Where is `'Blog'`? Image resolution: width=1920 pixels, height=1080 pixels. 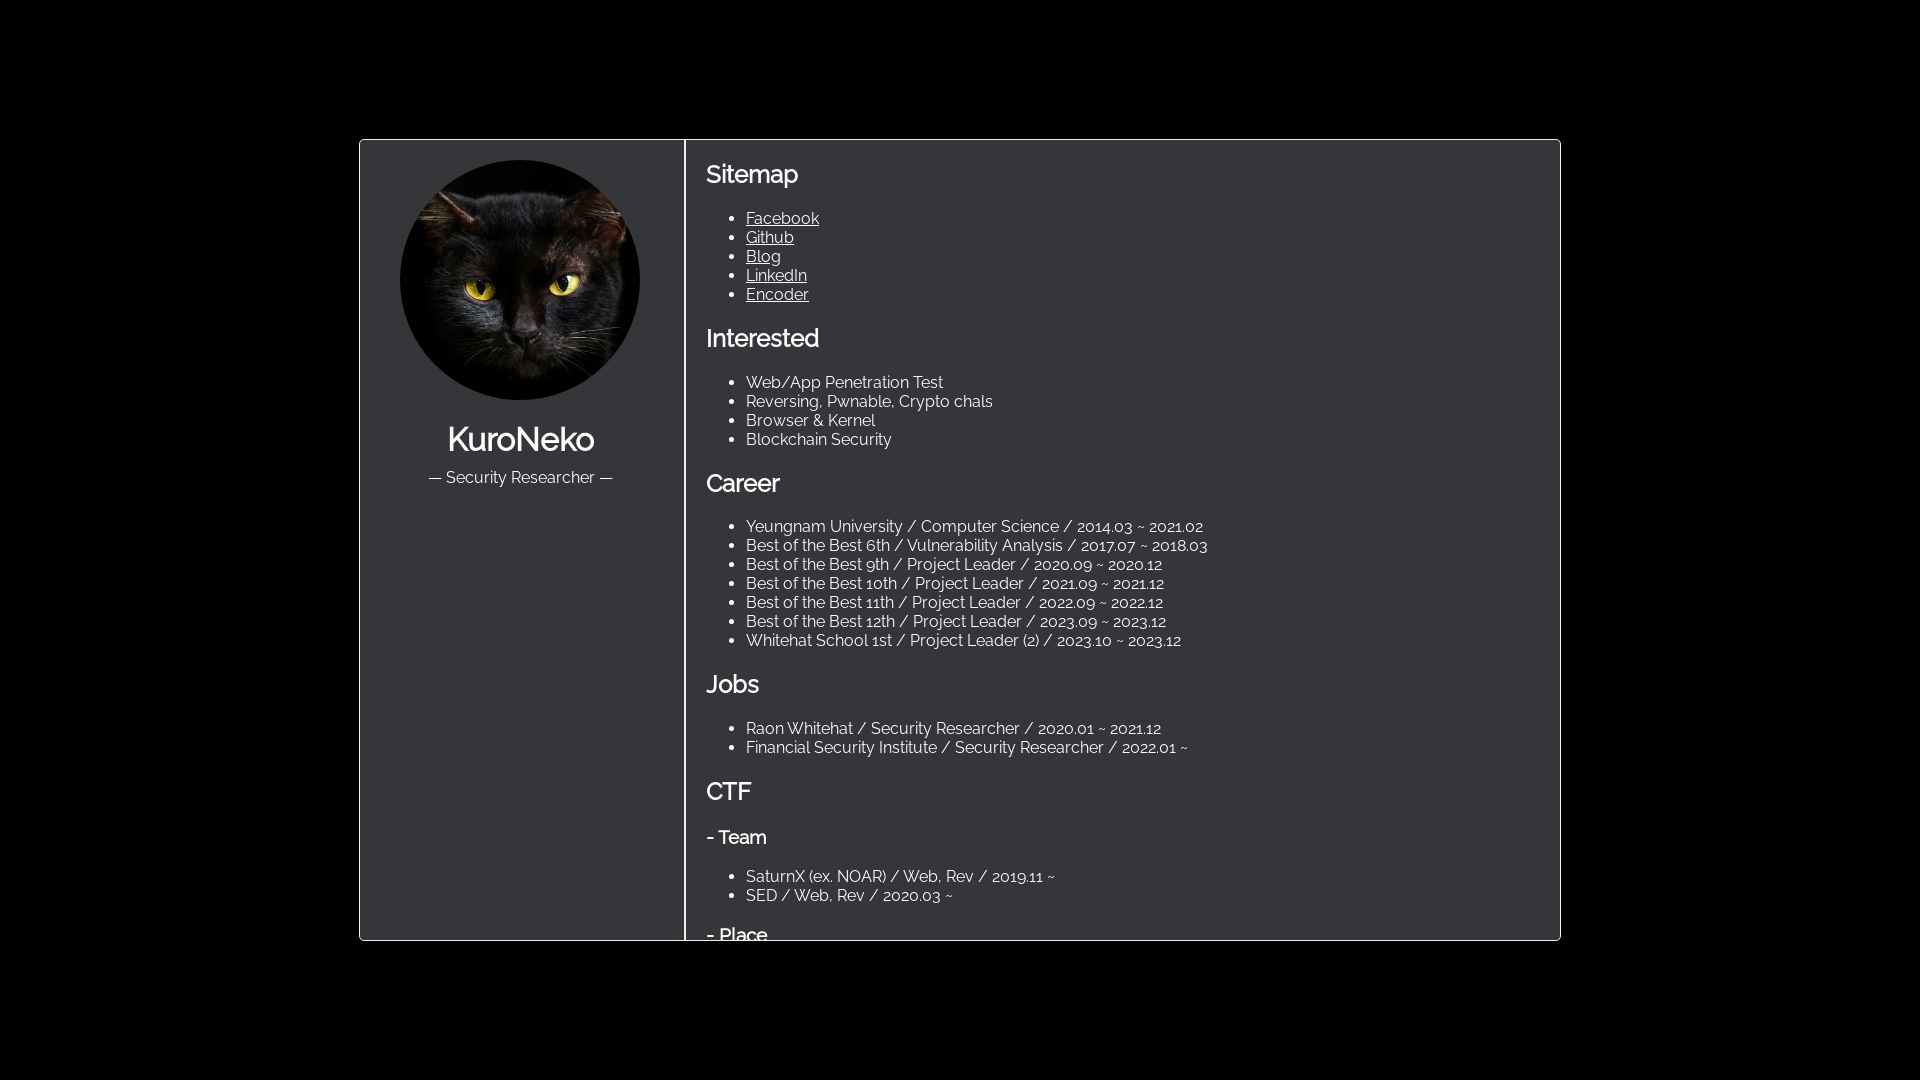
'Blog' is located at coordinates (762, 255).